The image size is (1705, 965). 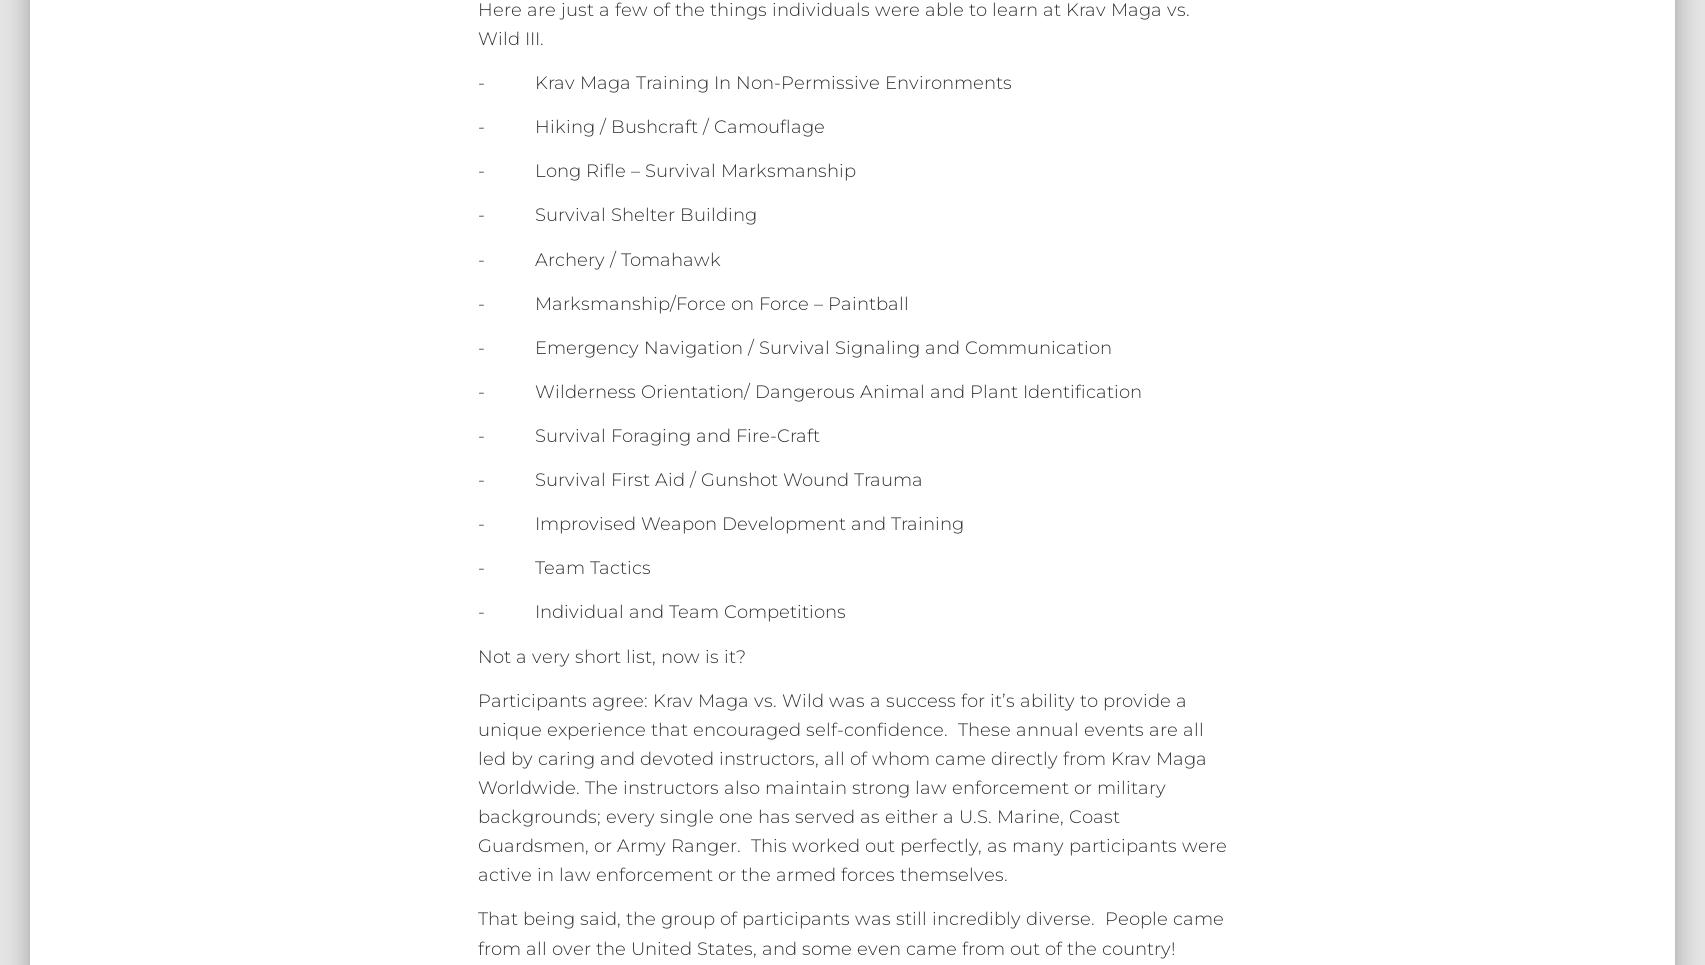 I want to click on '-          Individual and Team Competitions', so click(x=661, y=611).